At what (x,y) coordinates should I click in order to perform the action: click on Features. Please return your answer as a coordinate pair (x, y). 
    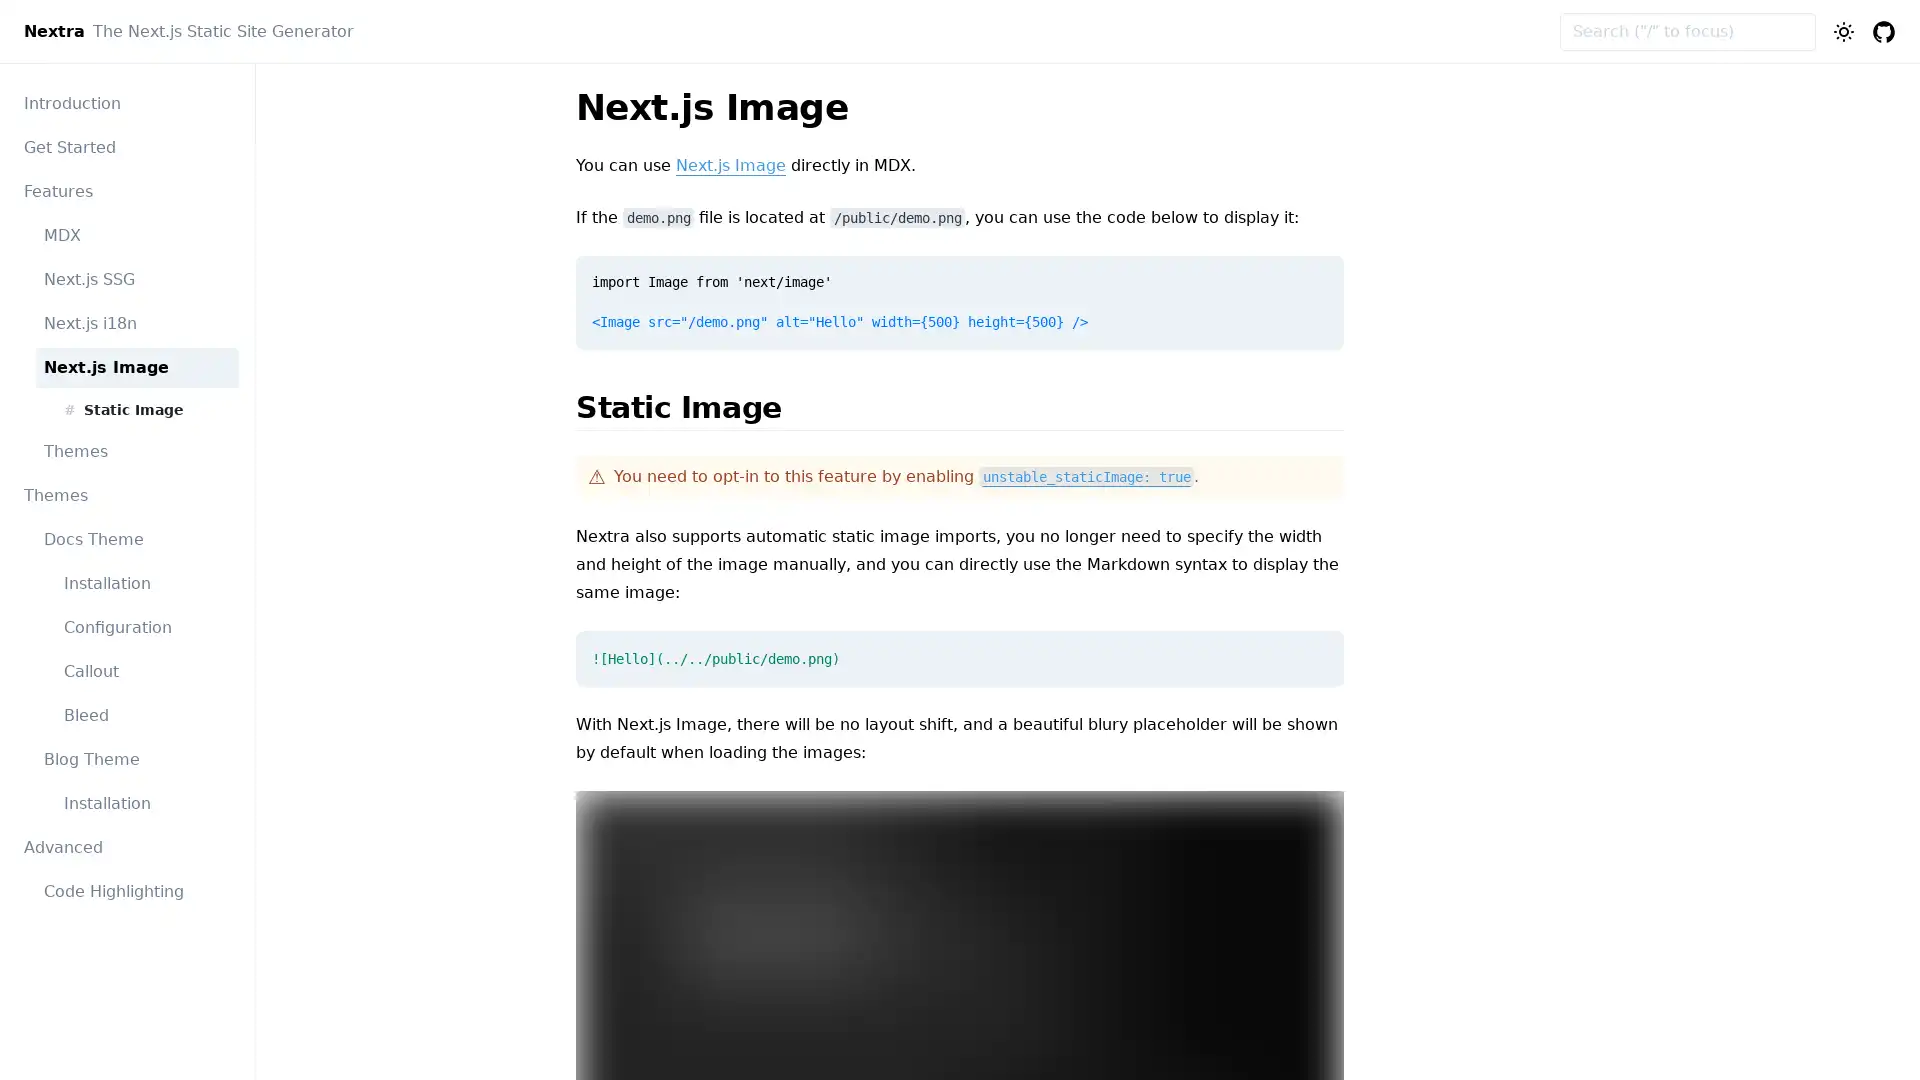
    Looking at the image, I should click on (126, 192).